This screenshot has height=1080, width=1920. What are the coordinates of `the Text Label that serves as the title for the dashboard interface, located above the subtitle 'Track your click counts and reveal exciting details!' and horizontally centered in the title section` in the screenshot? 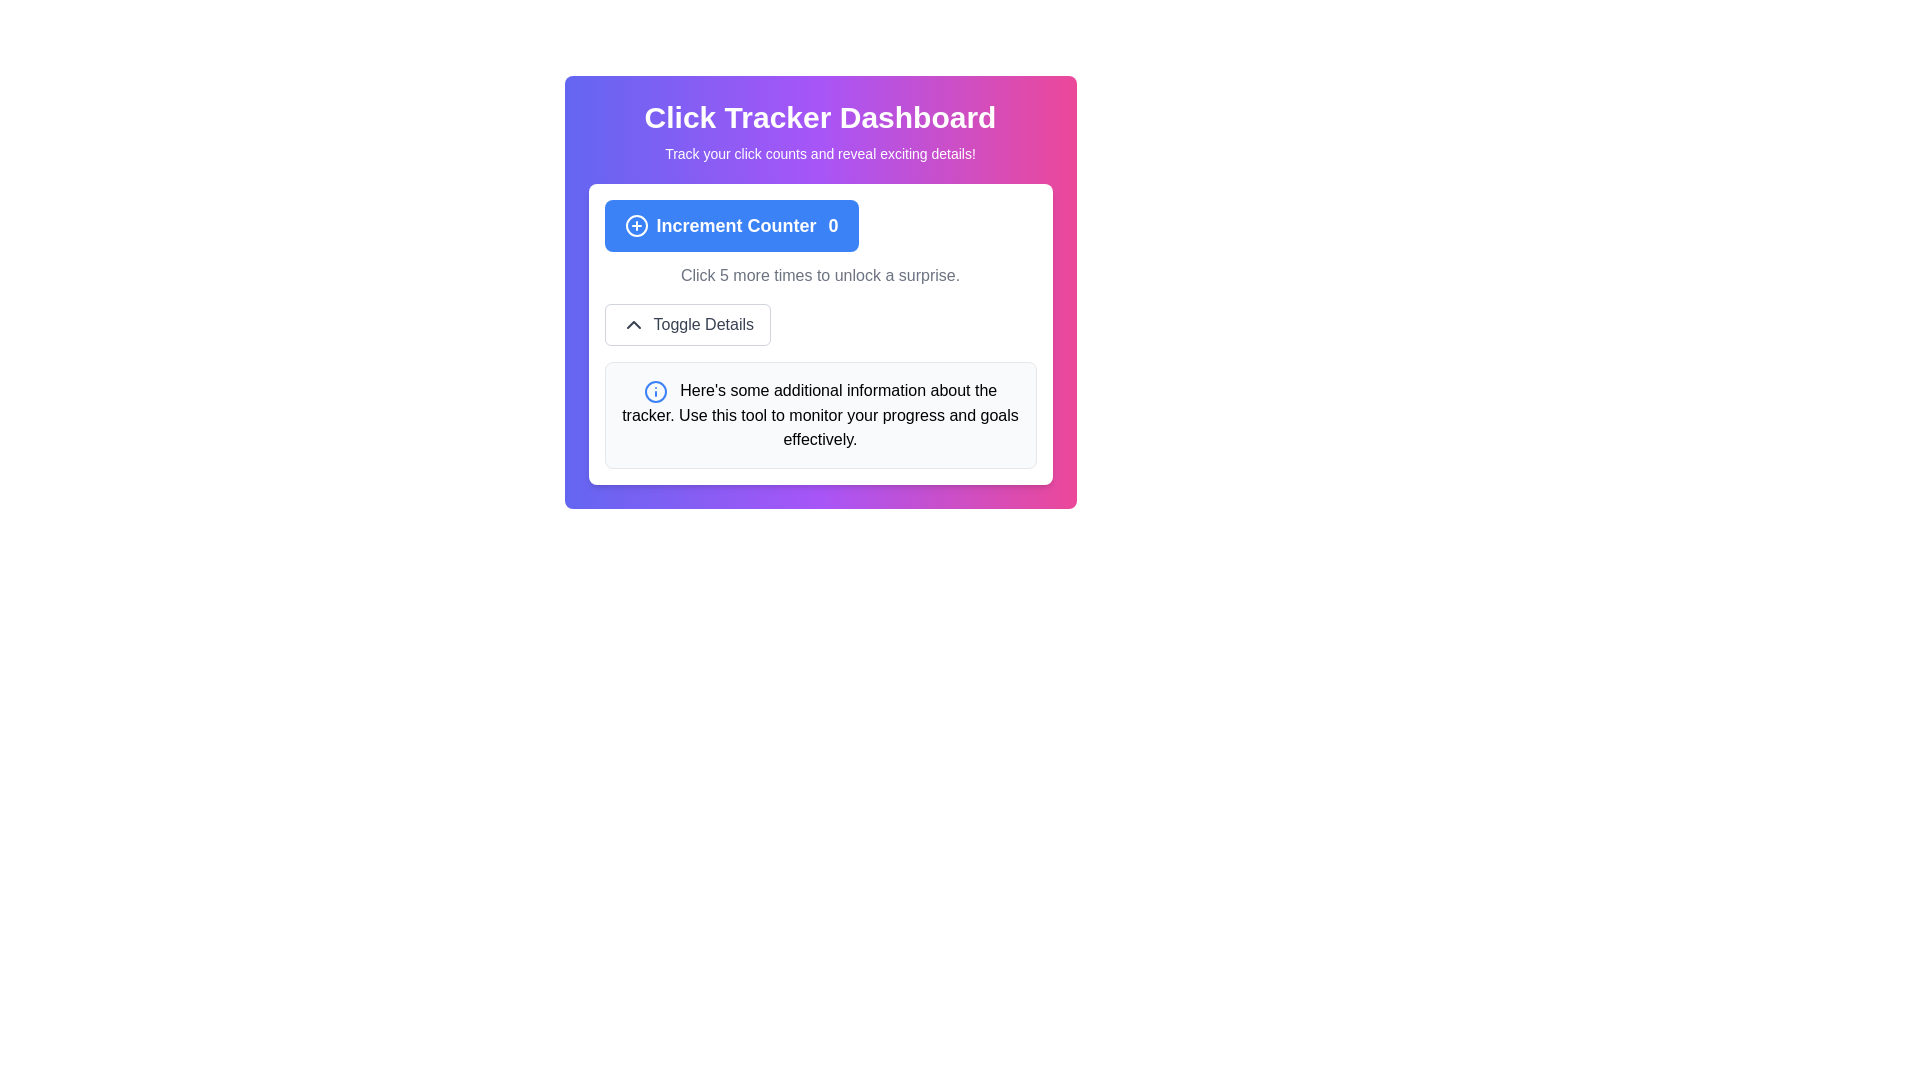 It's located at (820, 118).